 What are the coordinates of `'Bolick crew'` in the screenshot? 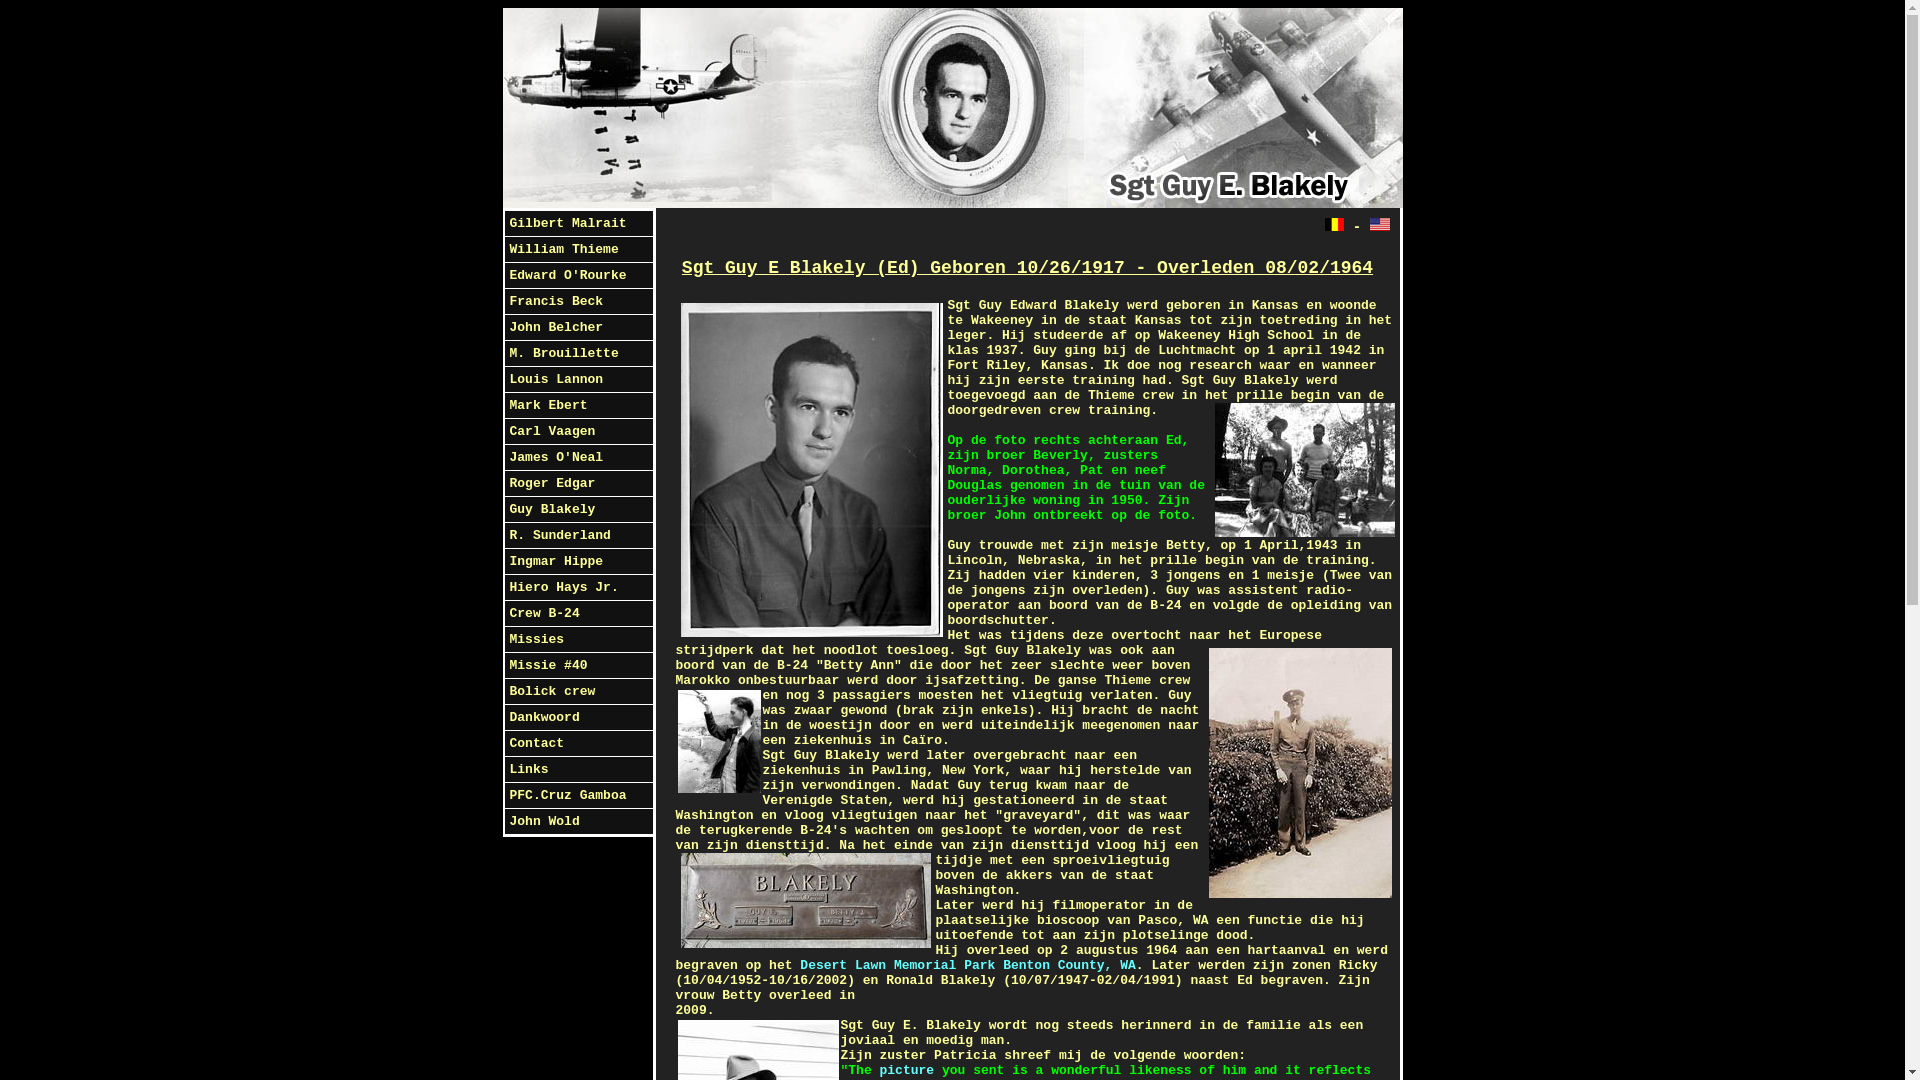 It's located at (576, 690).